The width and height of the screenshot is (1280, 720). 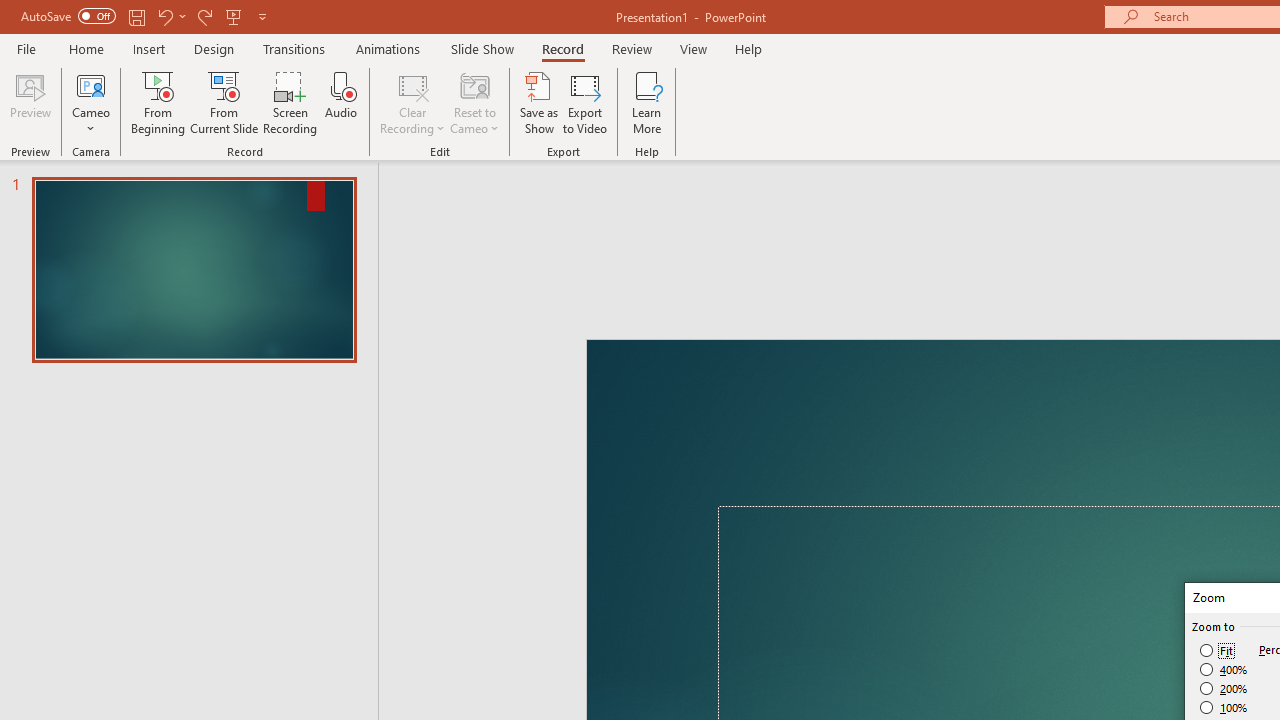 I want to click on 'Learn More', so click(x=647, y=103).